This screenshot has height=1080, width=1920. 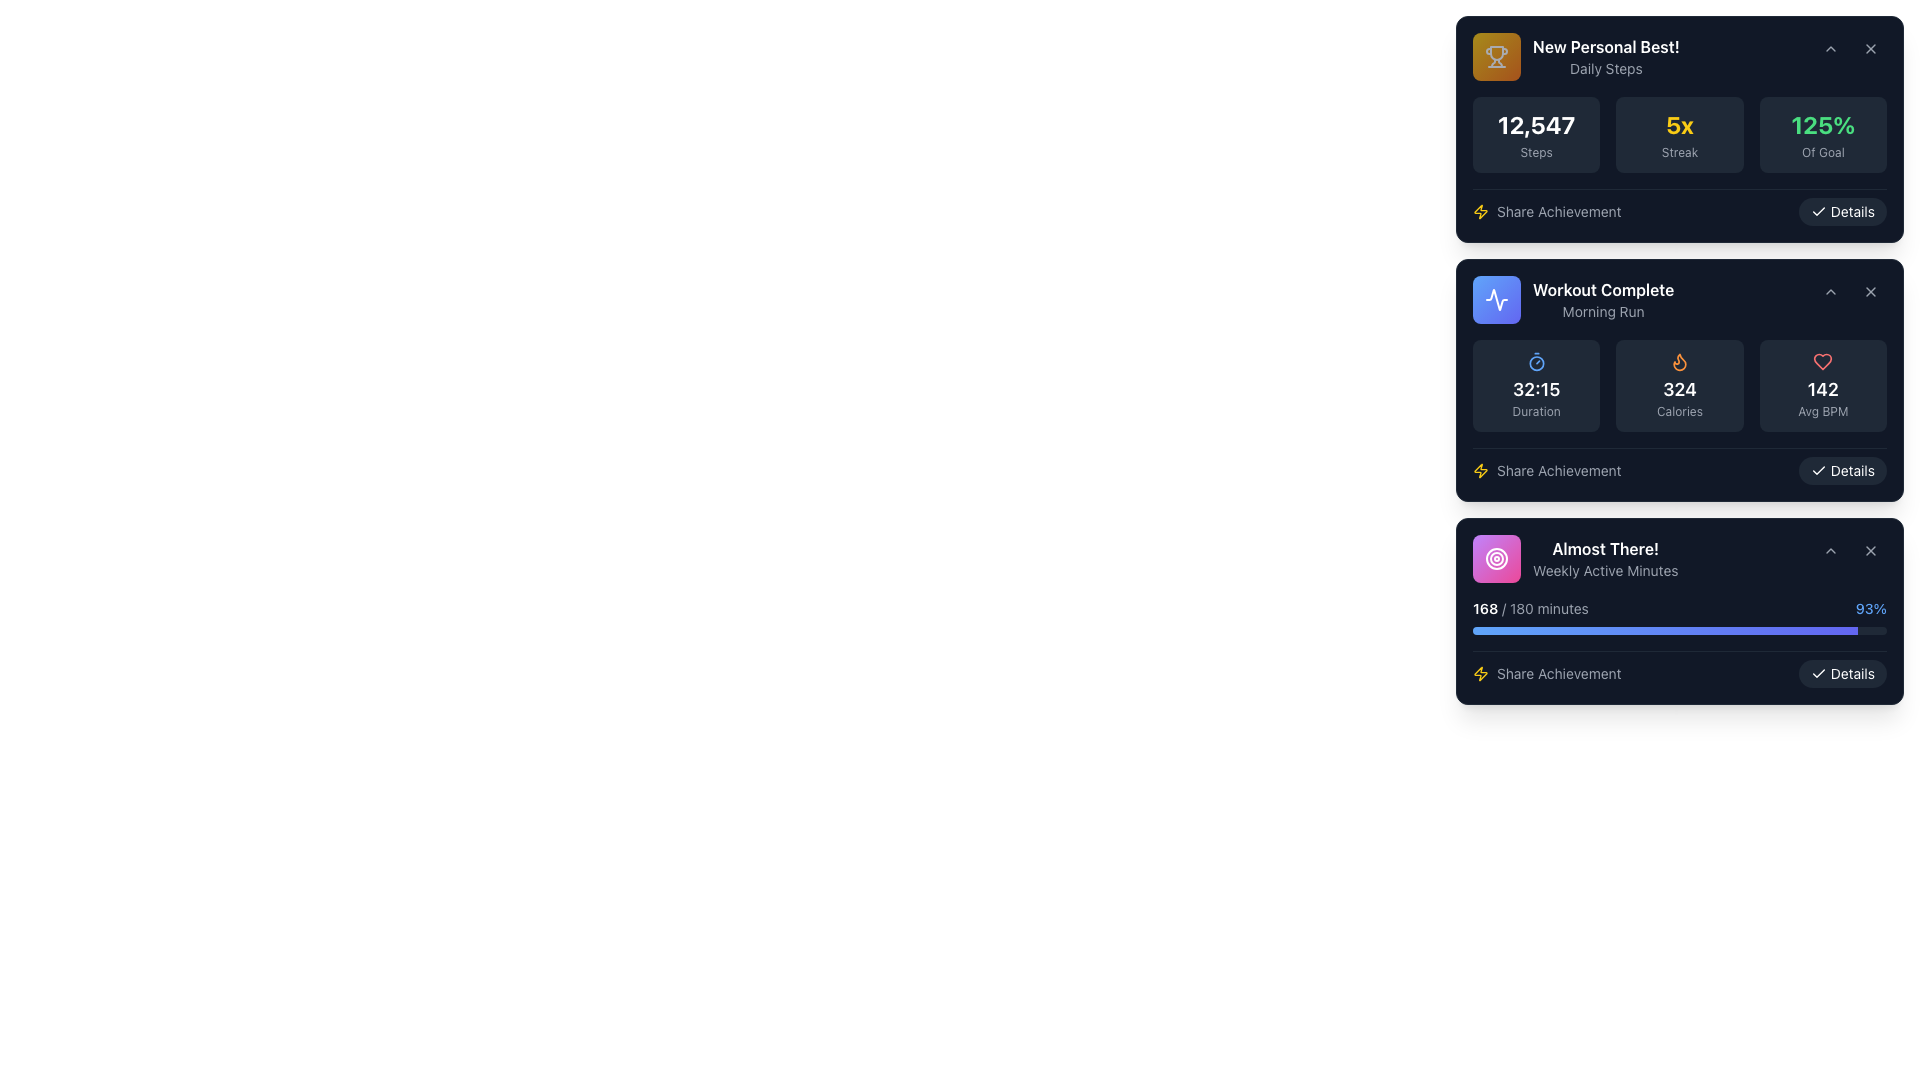 What do you see at coordinates (1870, 551) in the screenshot?
I see `the close icon represented as an 'X' shape in the top-right corner of the 'Almost There!' card` at bounding box center [1870, 551].